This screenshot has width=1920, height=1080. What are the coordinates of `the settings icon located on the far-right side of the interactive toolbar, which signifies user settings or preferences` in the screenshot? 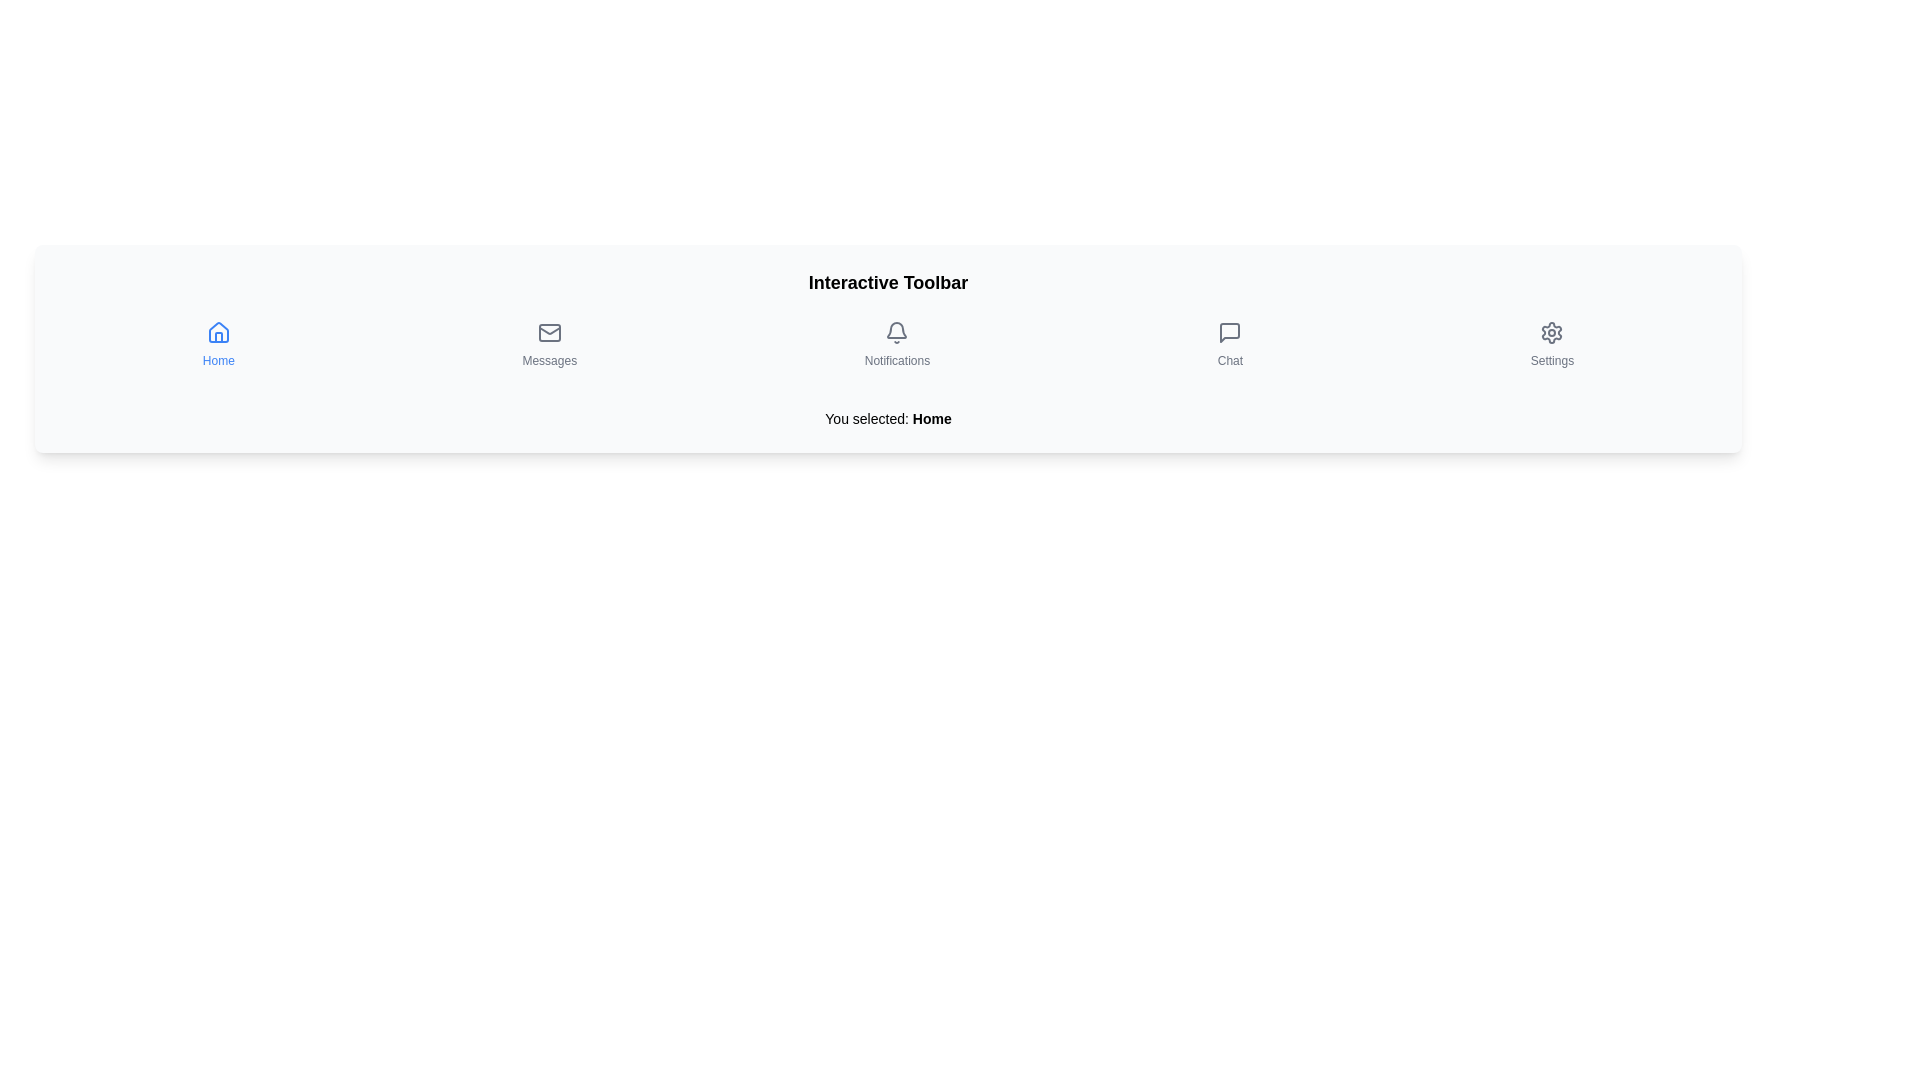 It's located at (1551, 331).